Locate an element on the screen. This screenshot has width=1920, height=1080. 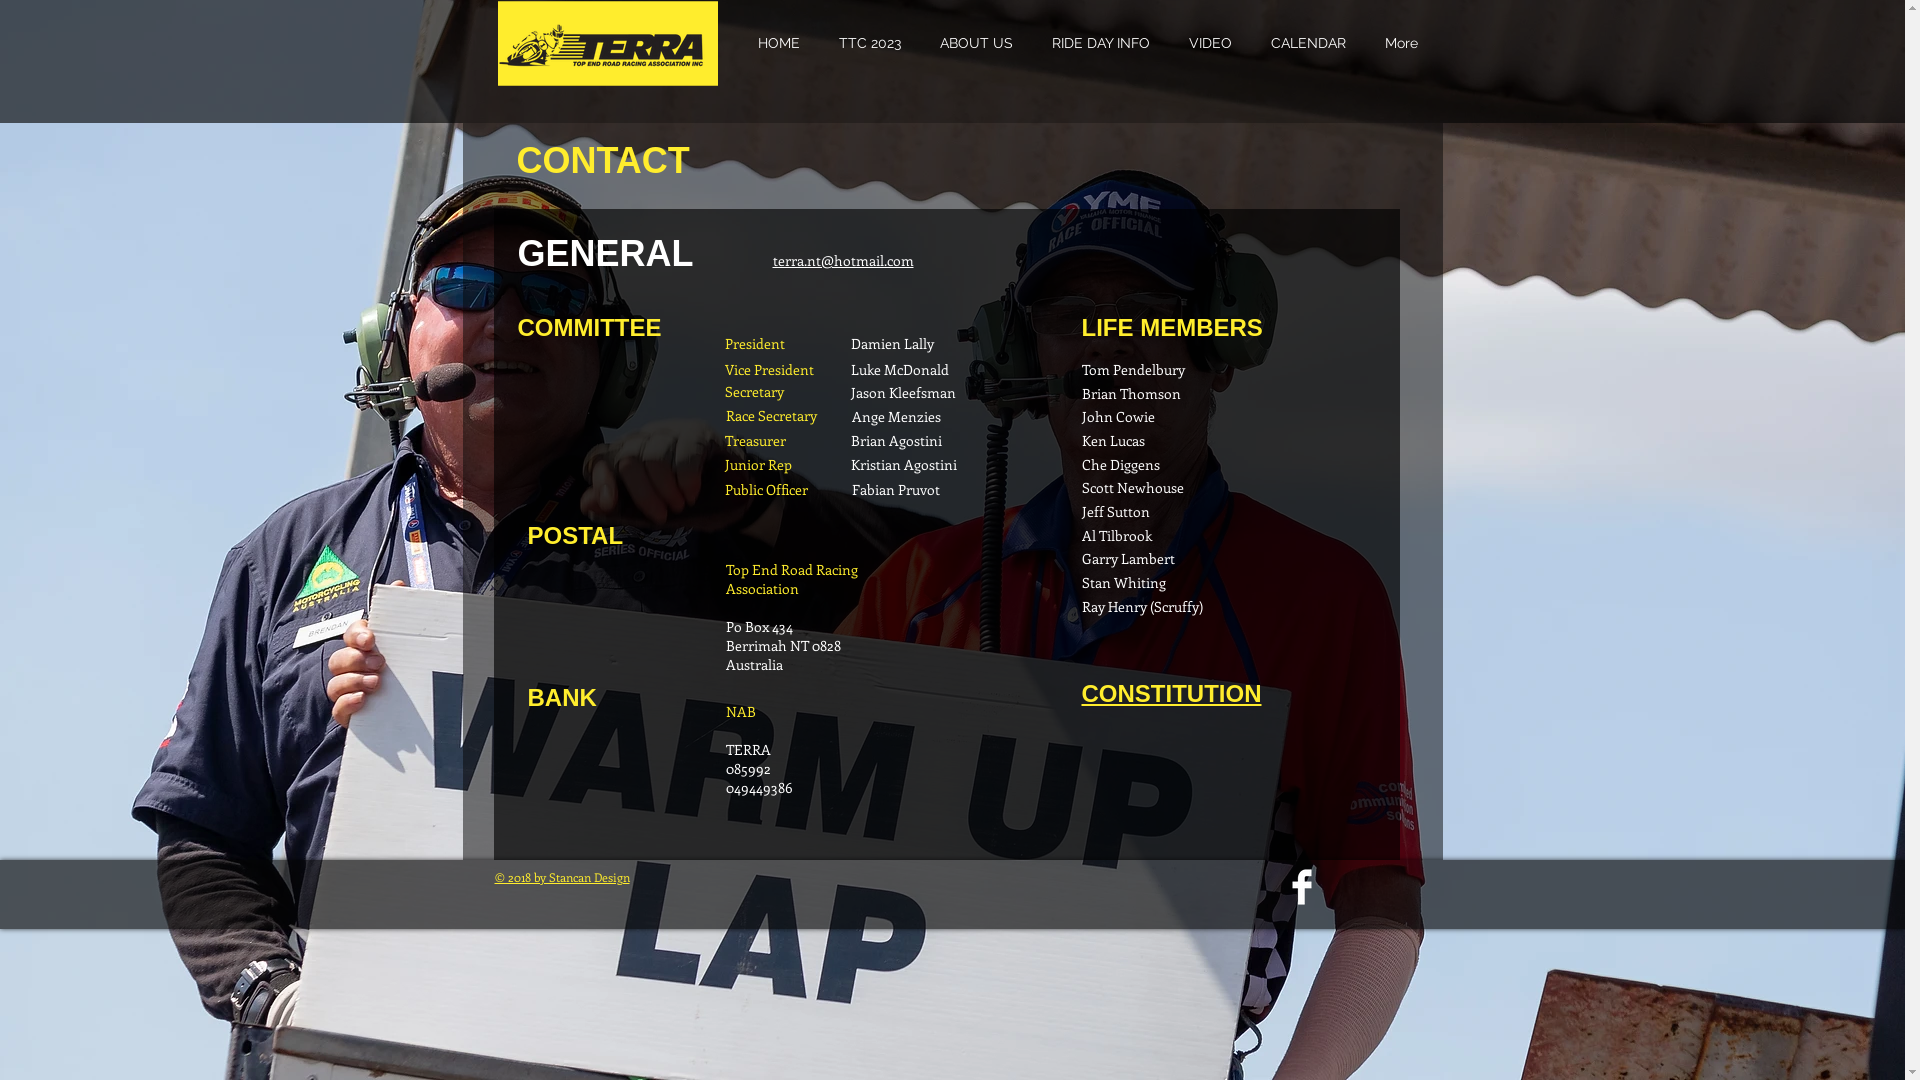
'CALENDAR' is located at coordinates (1309, 43).